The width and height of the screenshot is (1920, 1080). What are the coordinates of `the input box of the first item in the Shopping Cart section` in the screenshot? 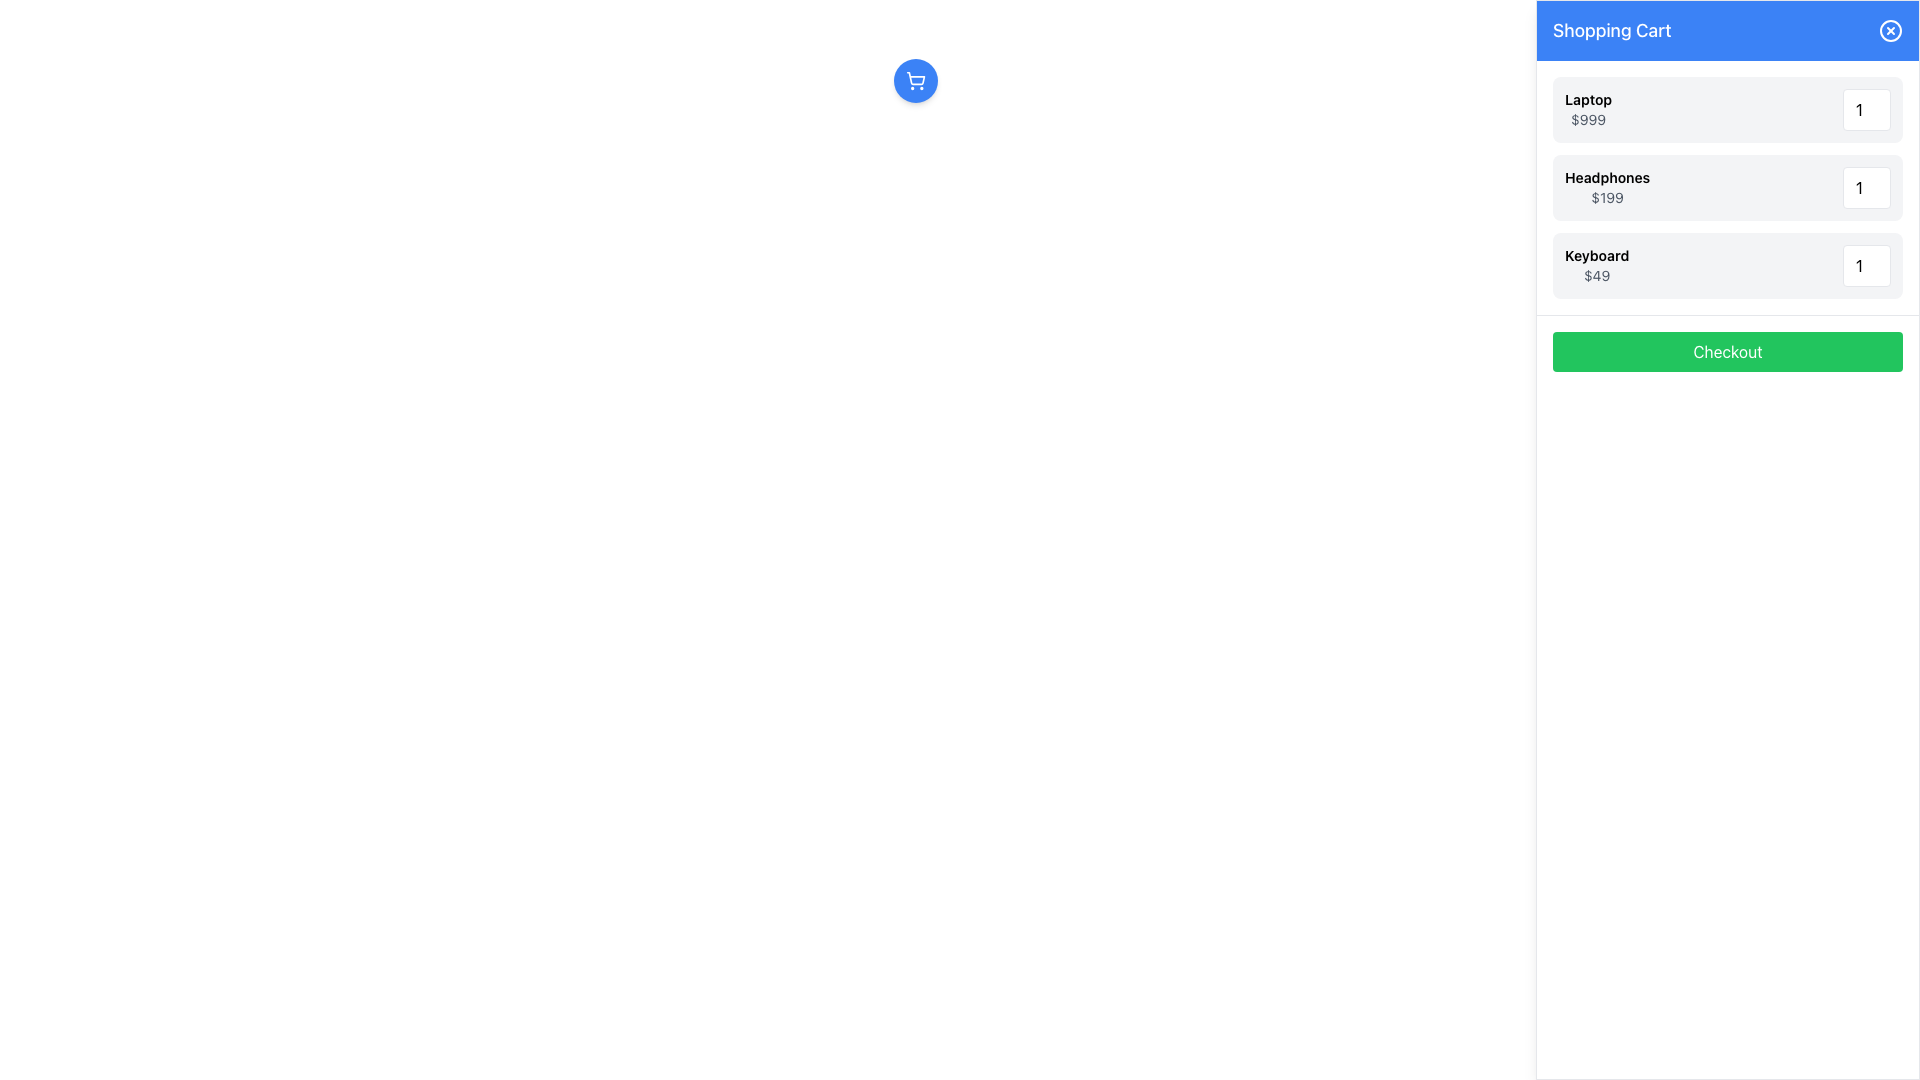 It's located at (1727, 110).